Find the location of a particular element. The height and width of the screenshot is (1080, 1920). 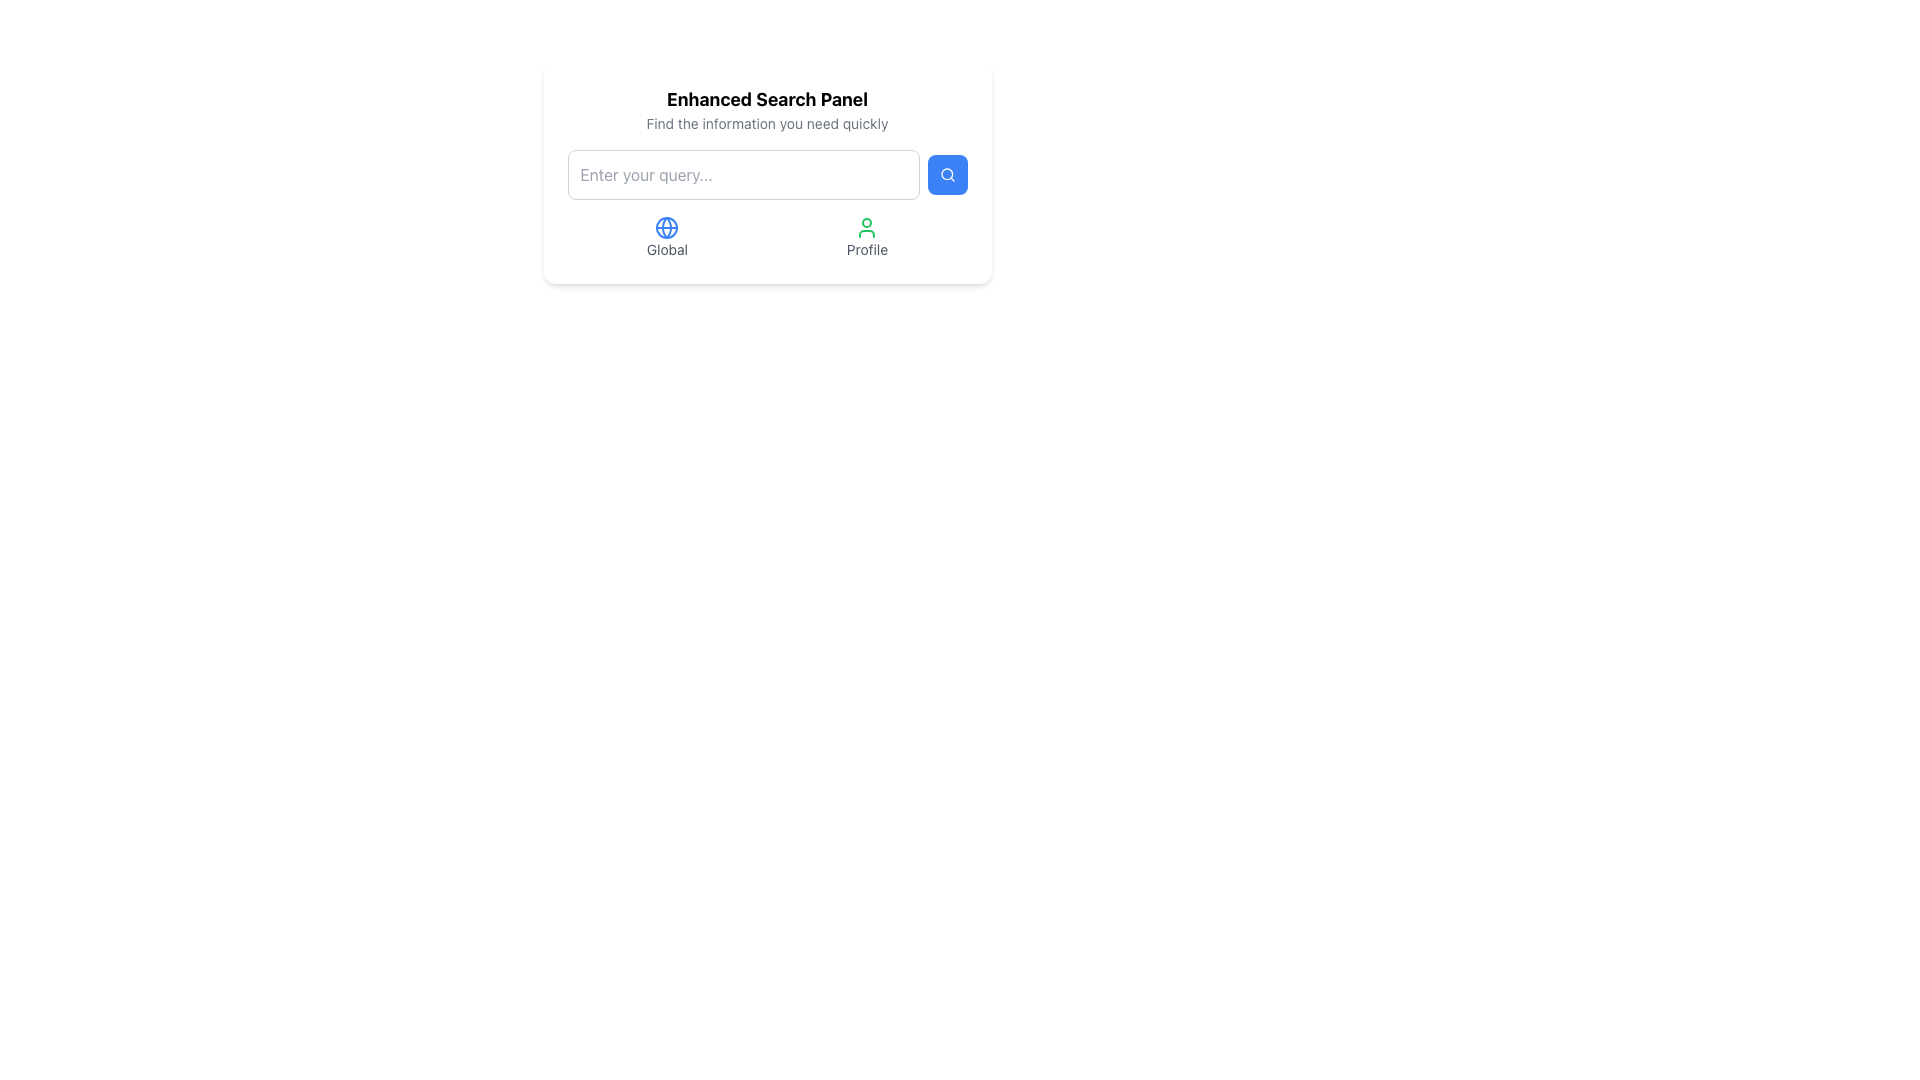

the text label displaying the word 'Global', which is styled in a small font and light gray color, located beneath a blue globe icon is located at coordinates (667, 249).